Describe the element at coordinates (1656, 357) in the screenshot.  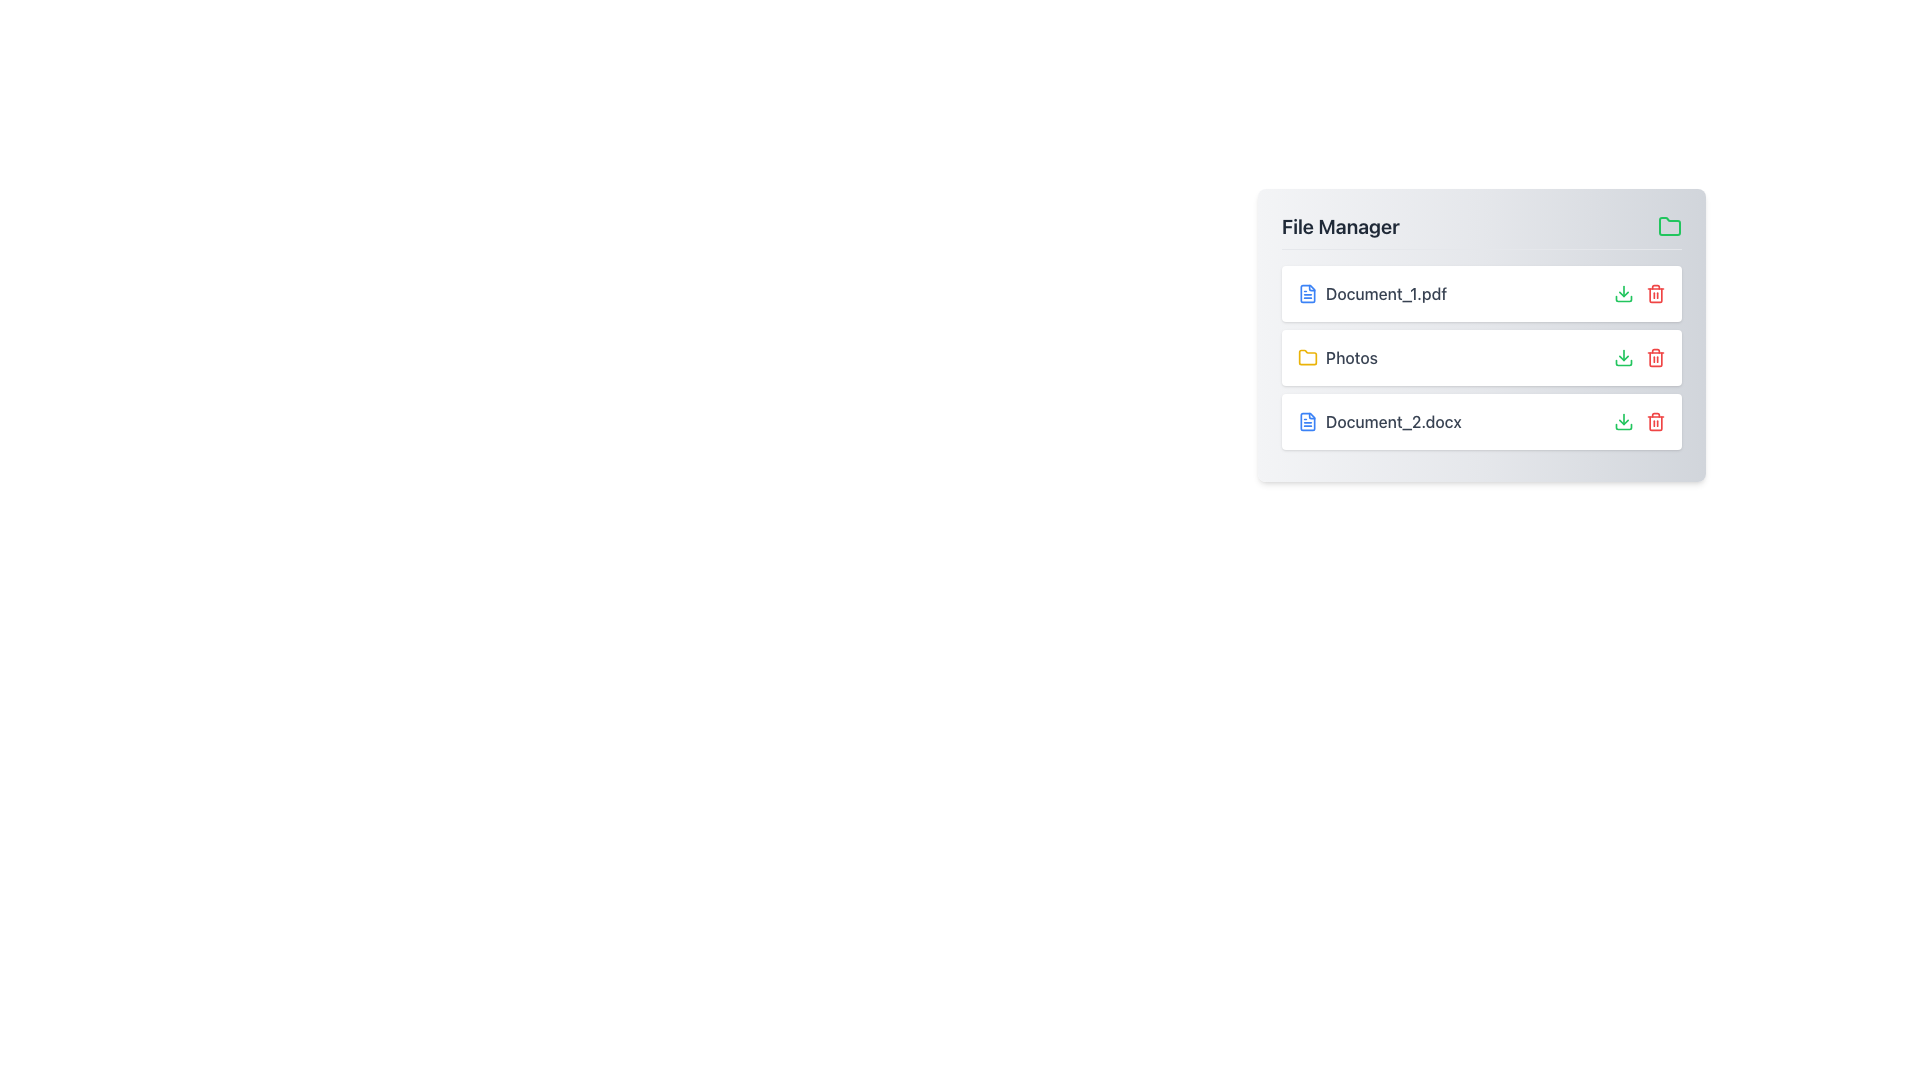
I see `the delete icon located to the far right of the 'Photos' folder in the file manager` at that location.